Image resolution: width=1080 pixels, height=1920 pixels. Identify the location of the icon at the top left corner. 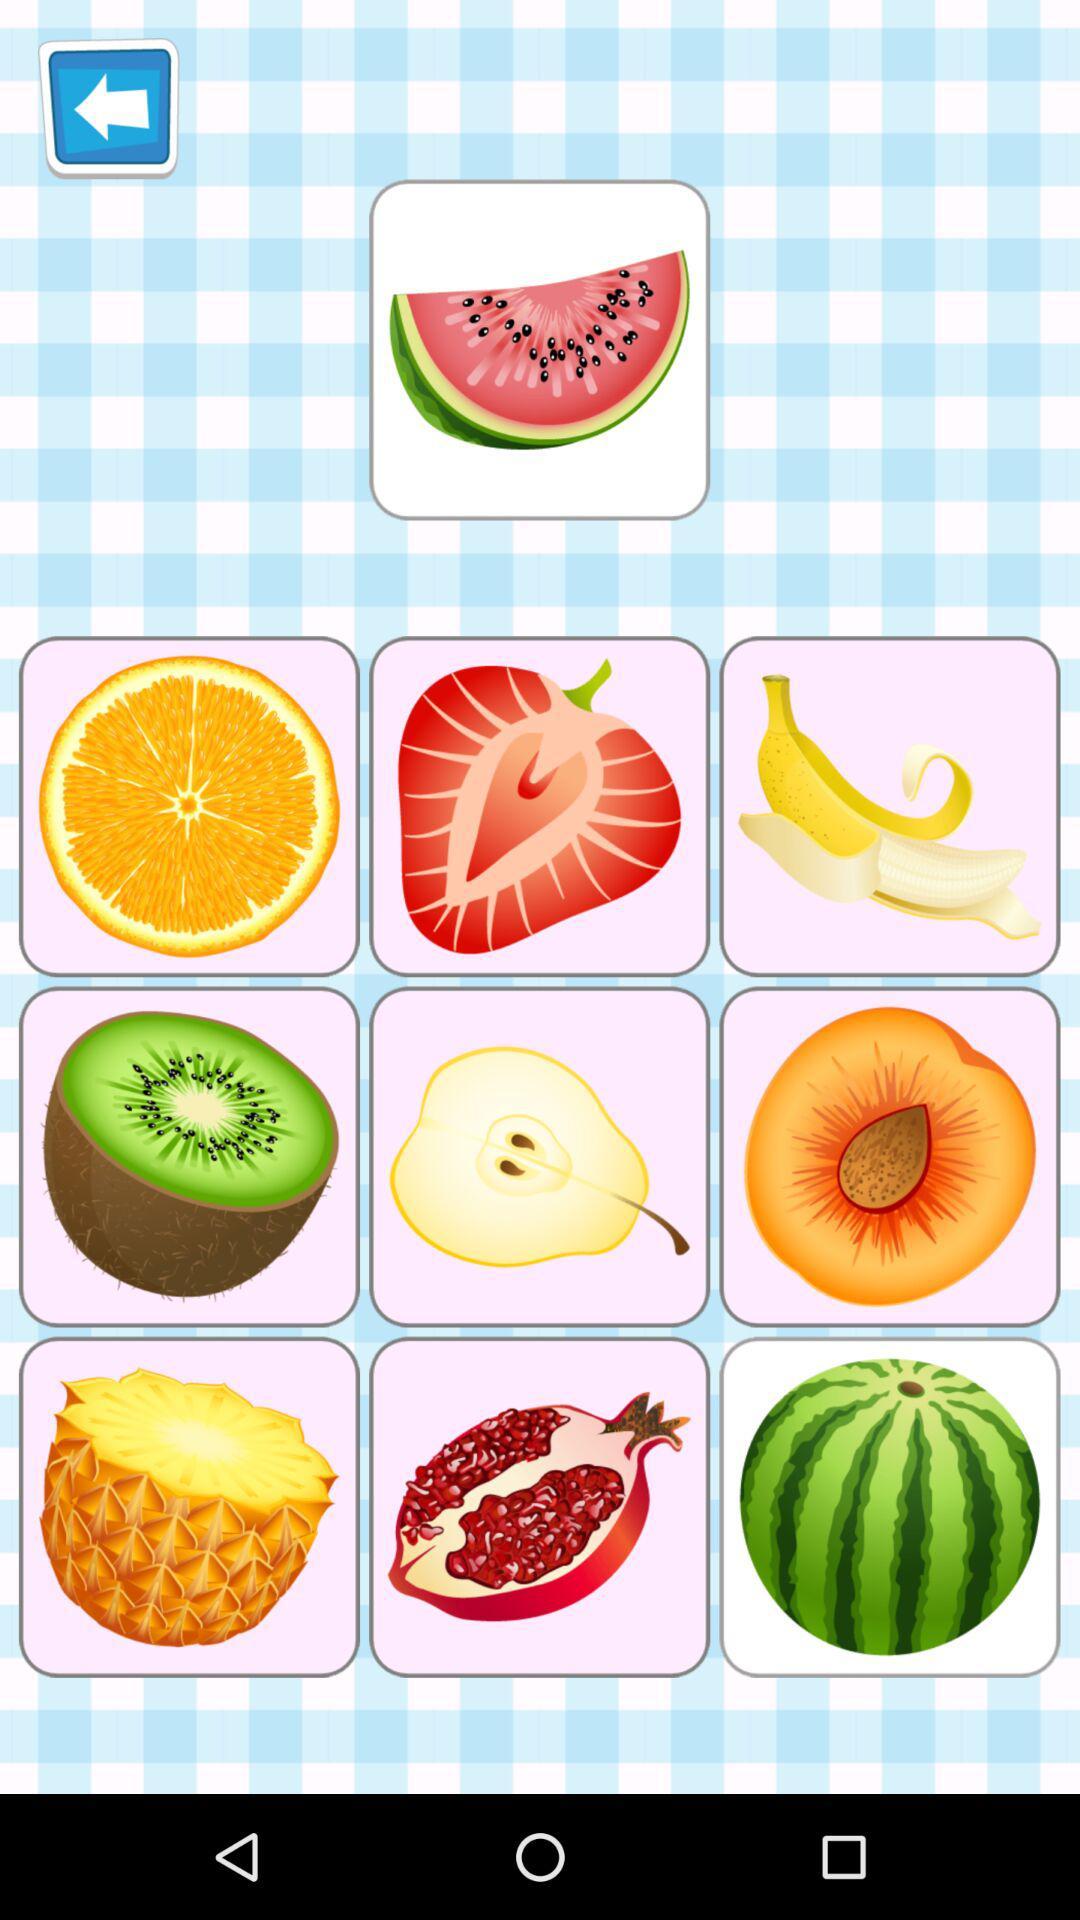
(108, 107).